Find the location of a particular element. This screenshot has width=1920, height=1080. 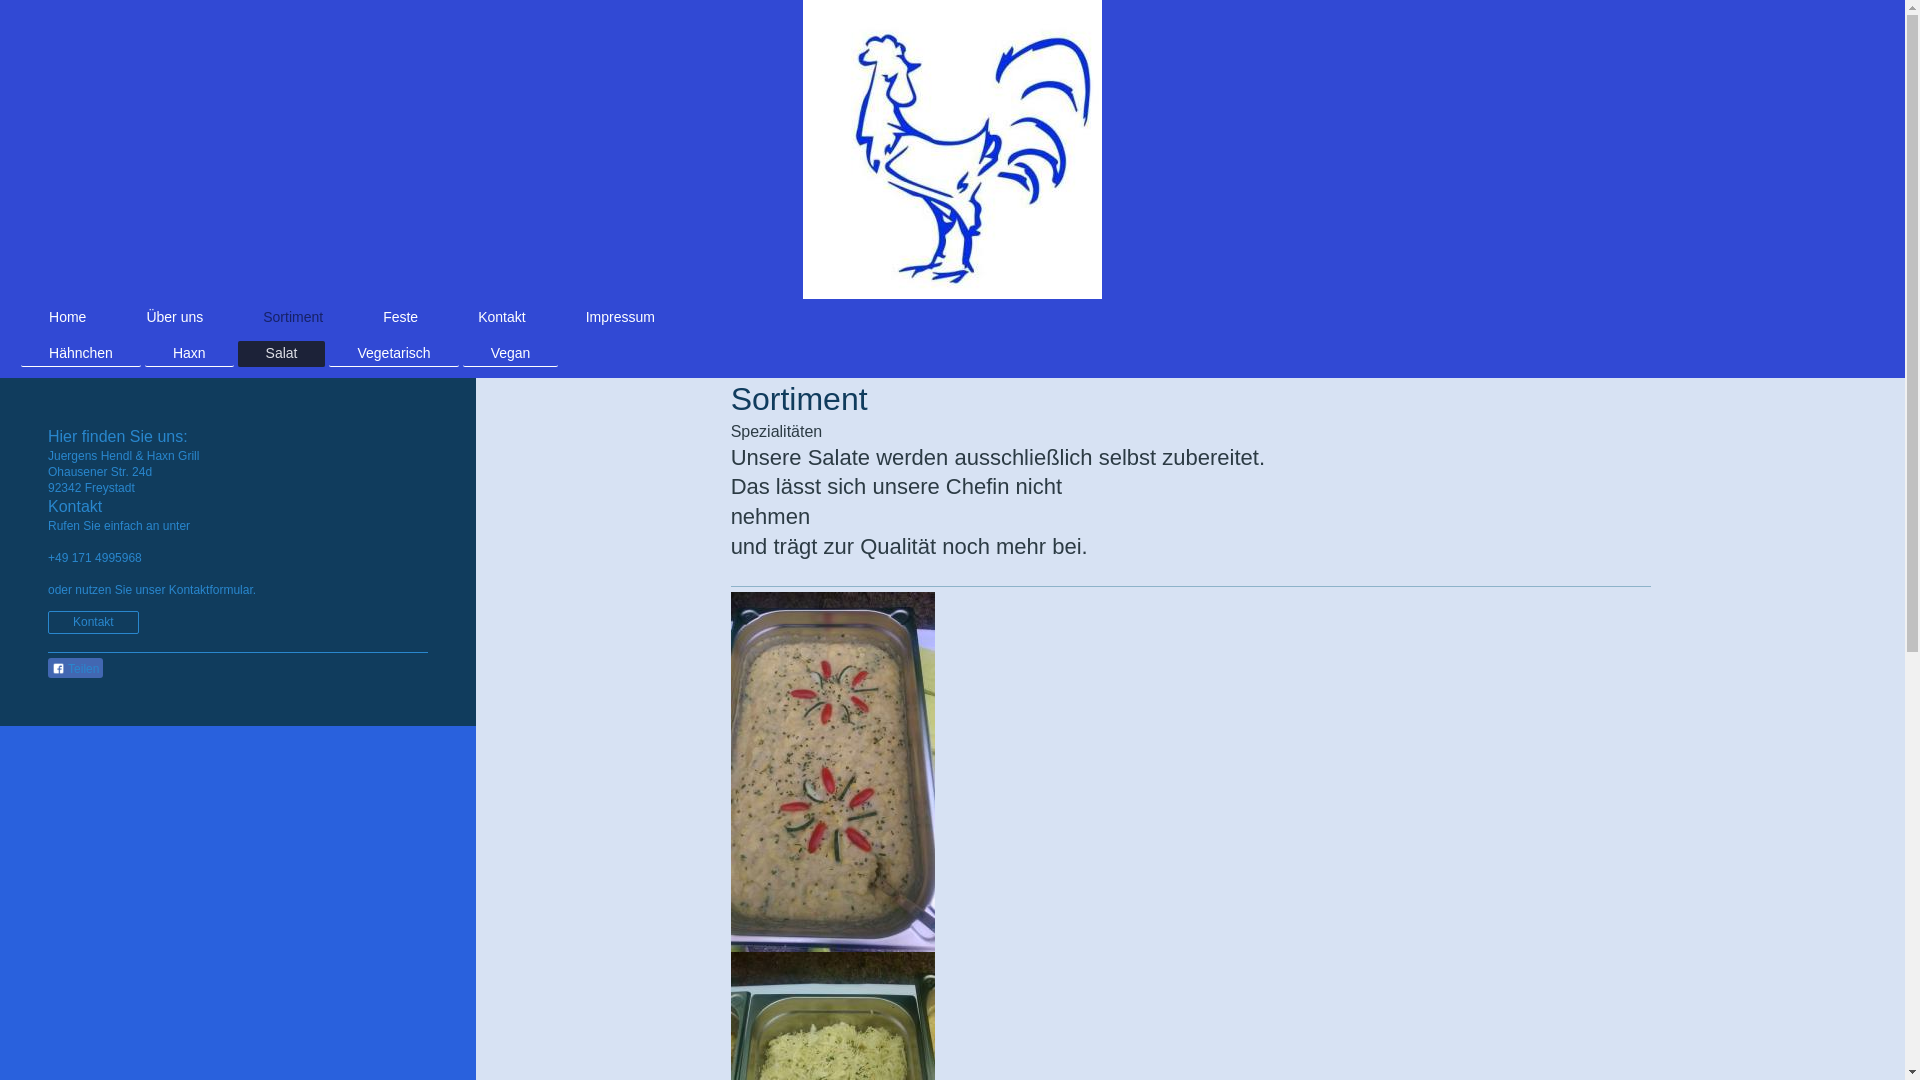

'Feste' is located at coordinates (355, 315).